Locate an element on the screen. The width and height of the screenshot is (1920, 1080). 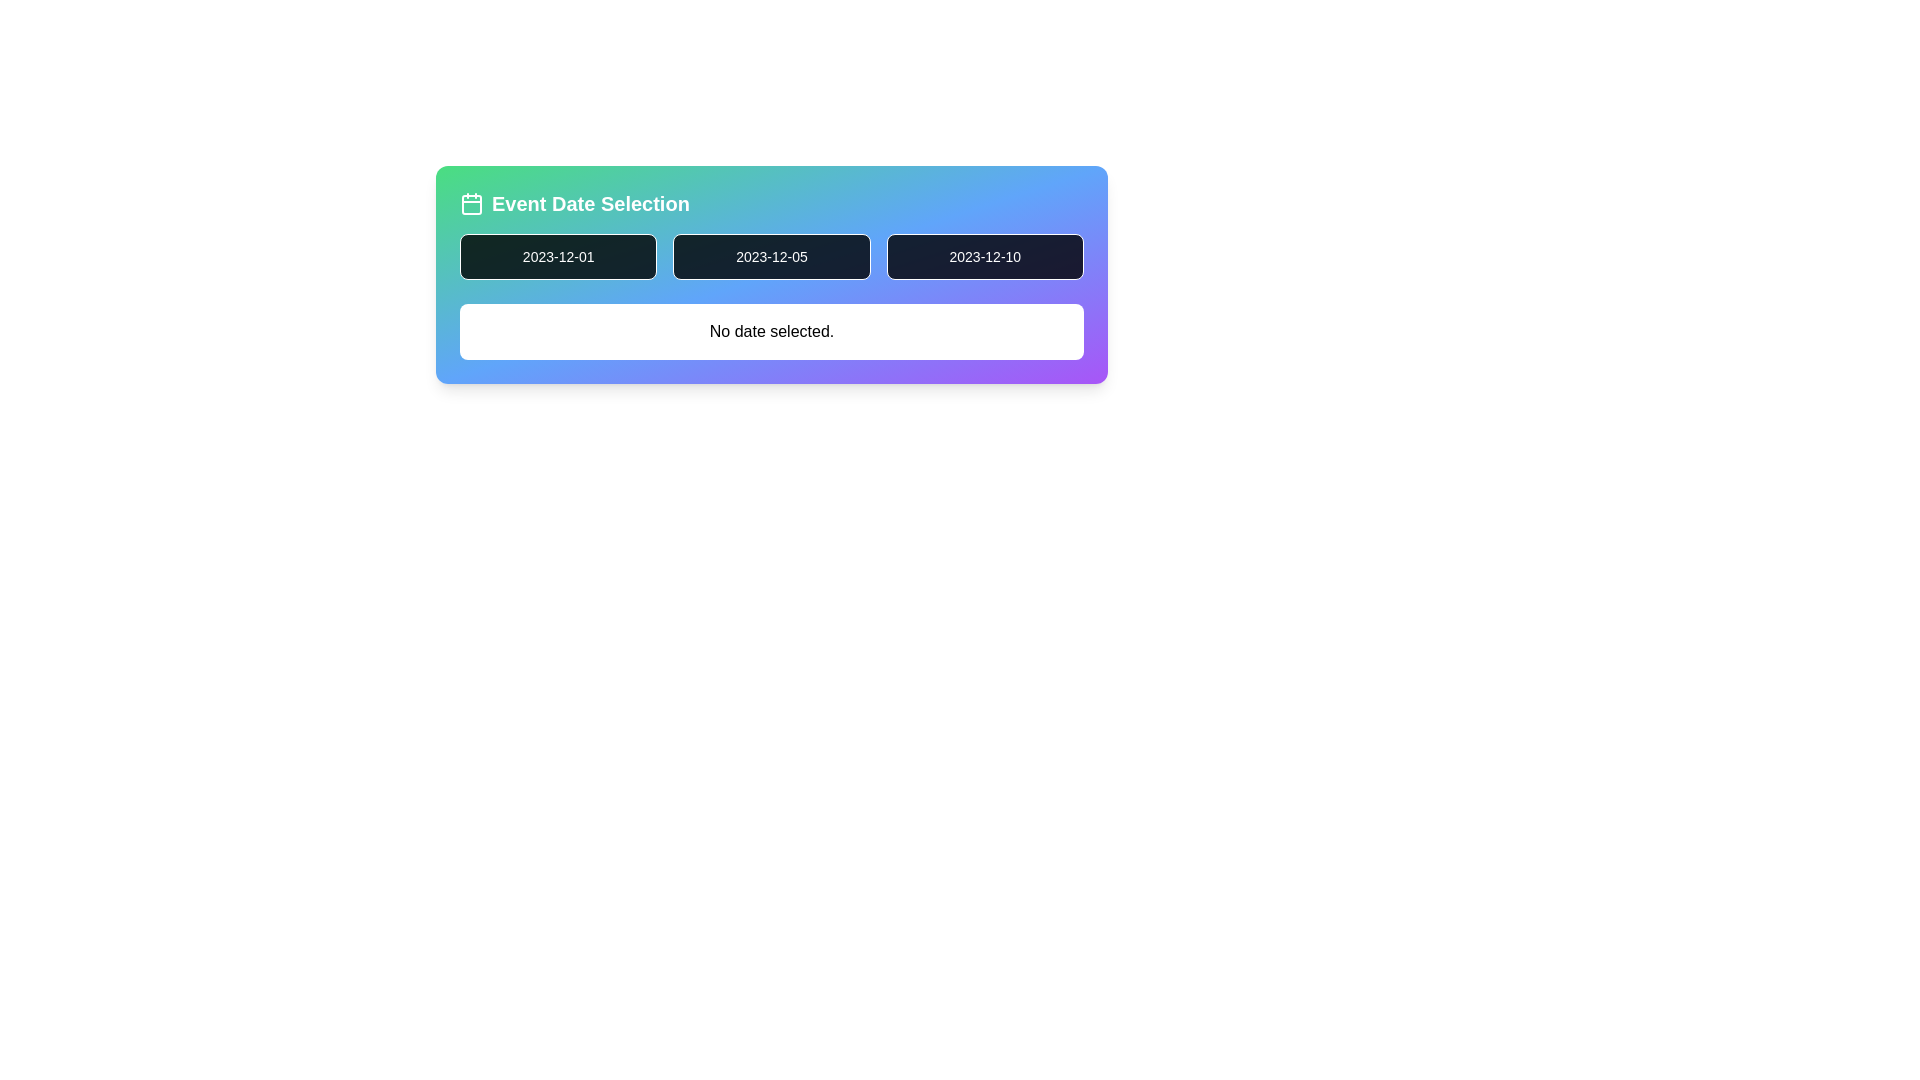
the label that says 'Event Date Selection', which is styled with bold and large font and located in the top-left corner of a card-like group, adjacent to a calendar icon is located at coordinates (589, 204).